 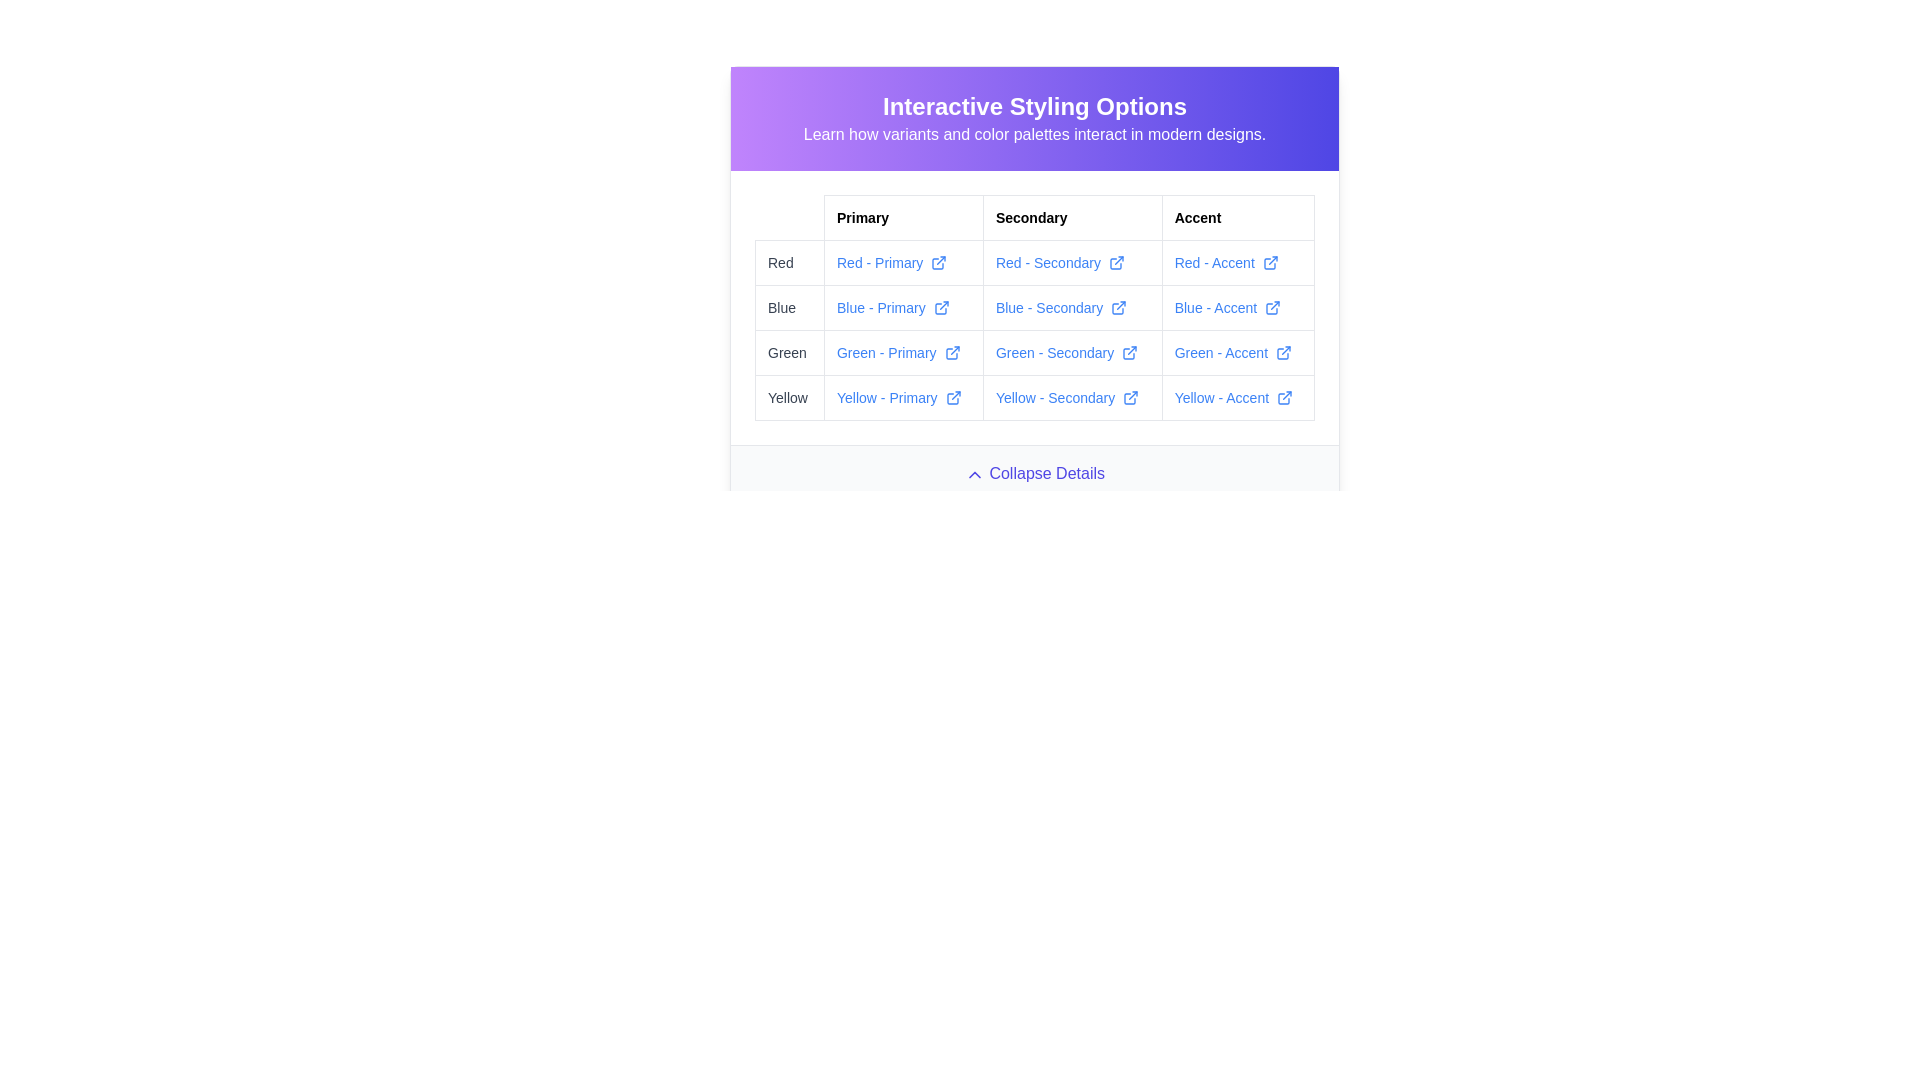 What do you see at coordinates (1071, 308) in the screenshot?
I see `the hyperlink with an associated icon located in the 'Secondary' column and 'Blue' row of the table, positioned between 'Blue - Primary' and 'Blue - Accent'` at bounding box center [1071, 308].